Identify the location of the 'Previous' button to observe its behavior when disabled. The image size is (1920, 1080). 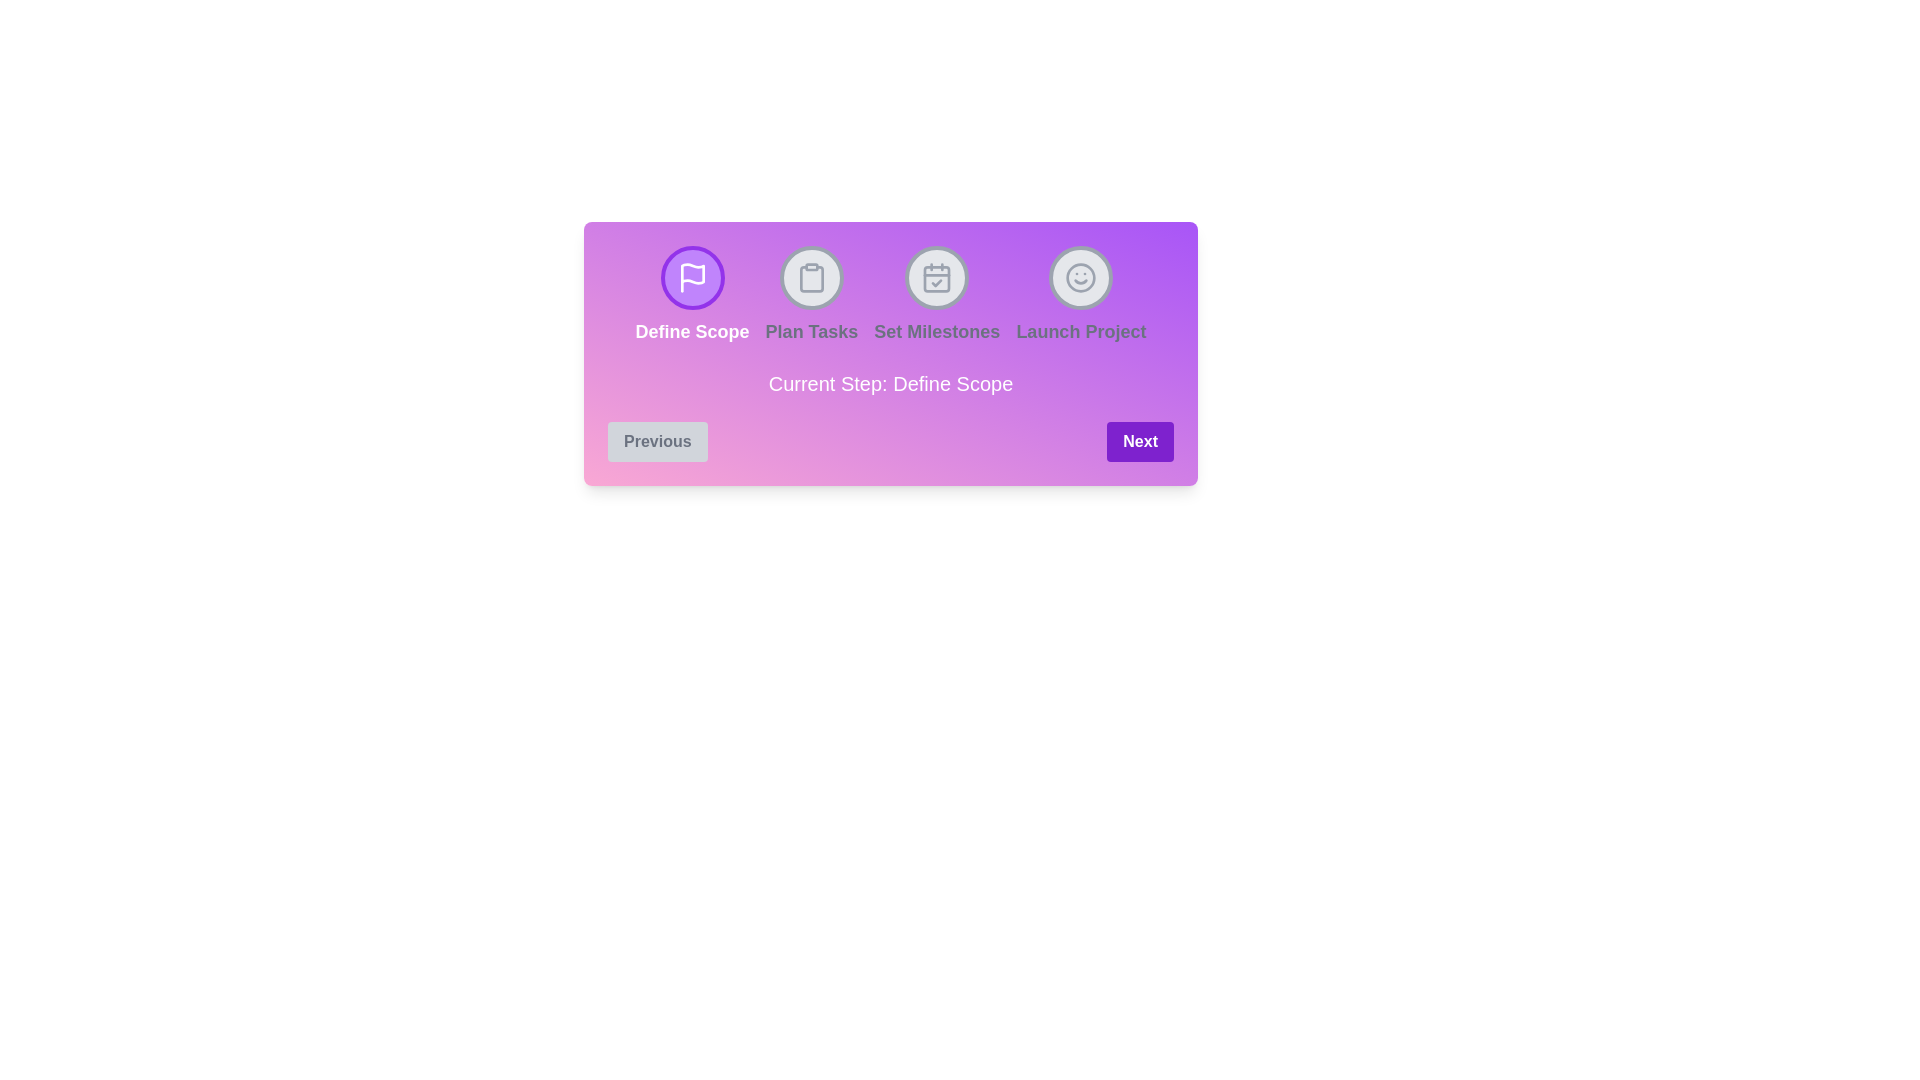
(657, 441).